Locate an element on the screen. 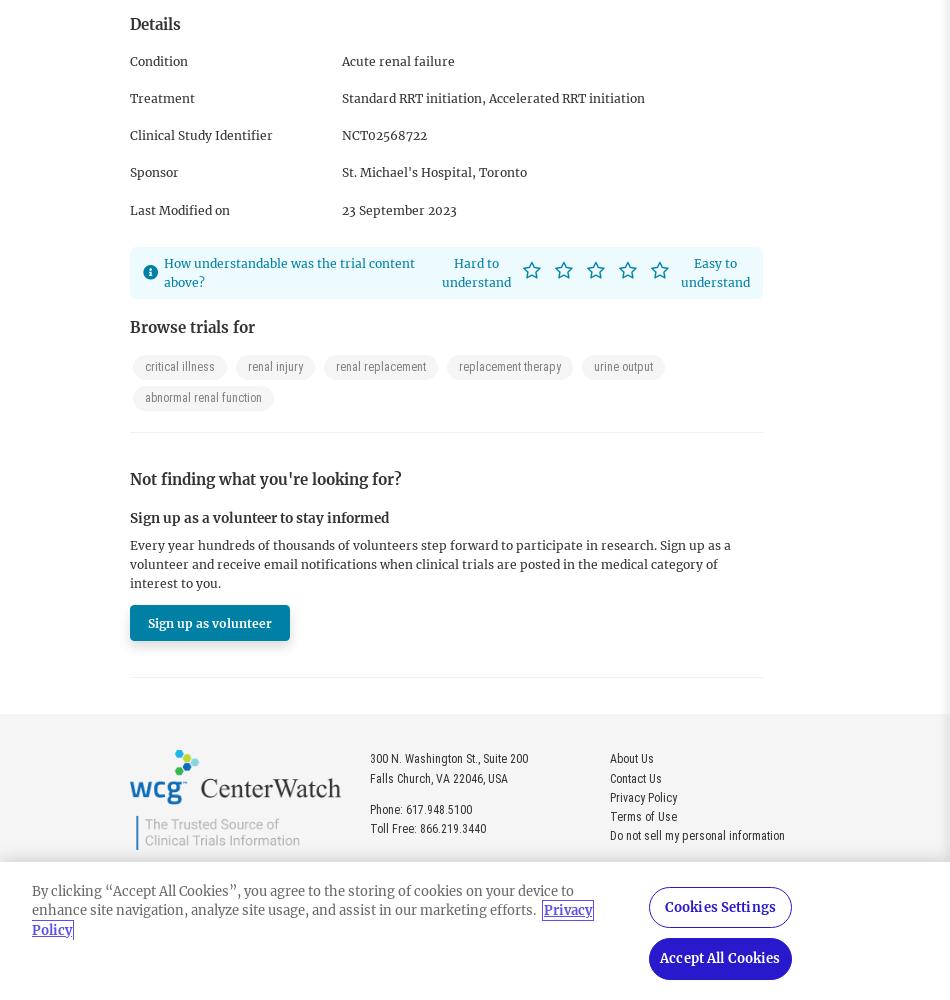  'Clinical Study Identifier' is located at coordinates (201, 135).